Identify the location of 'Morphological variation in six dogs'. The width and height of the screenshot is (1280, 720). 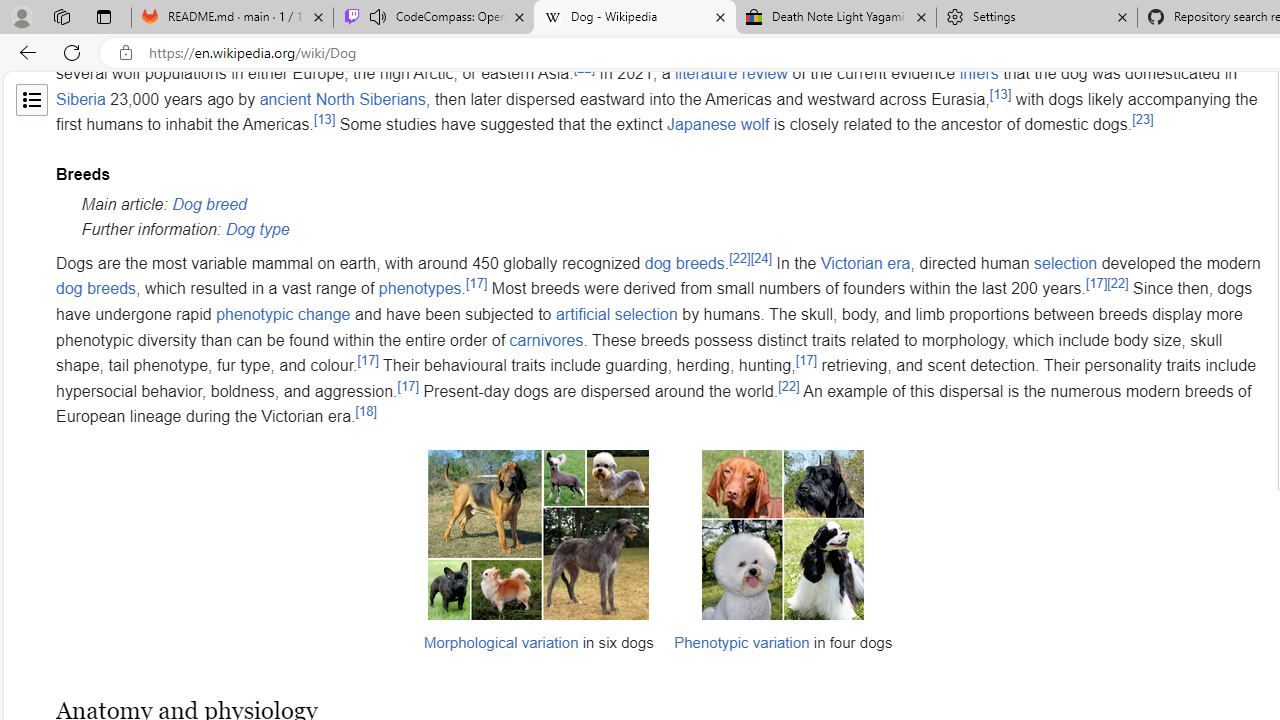
(538, 559).